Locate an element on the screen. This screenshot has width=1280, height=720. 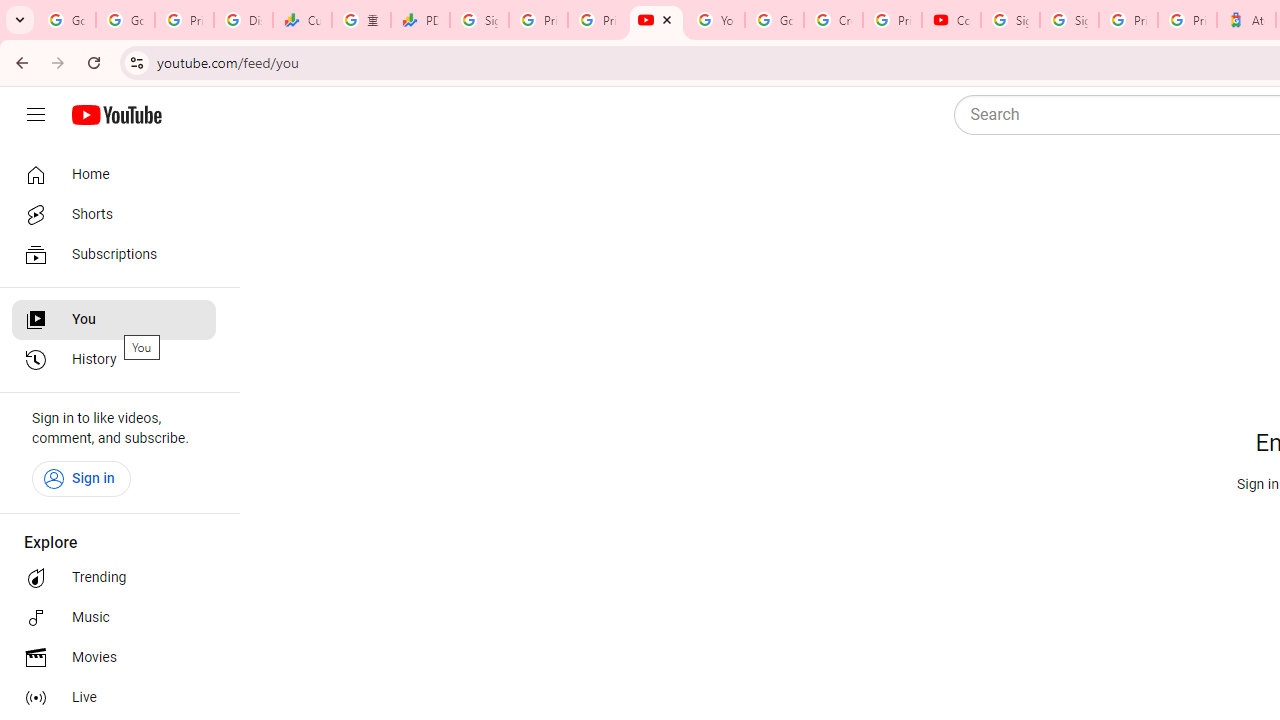
'Sign in - Google Accounts' is located at coordinates (1010, 20).